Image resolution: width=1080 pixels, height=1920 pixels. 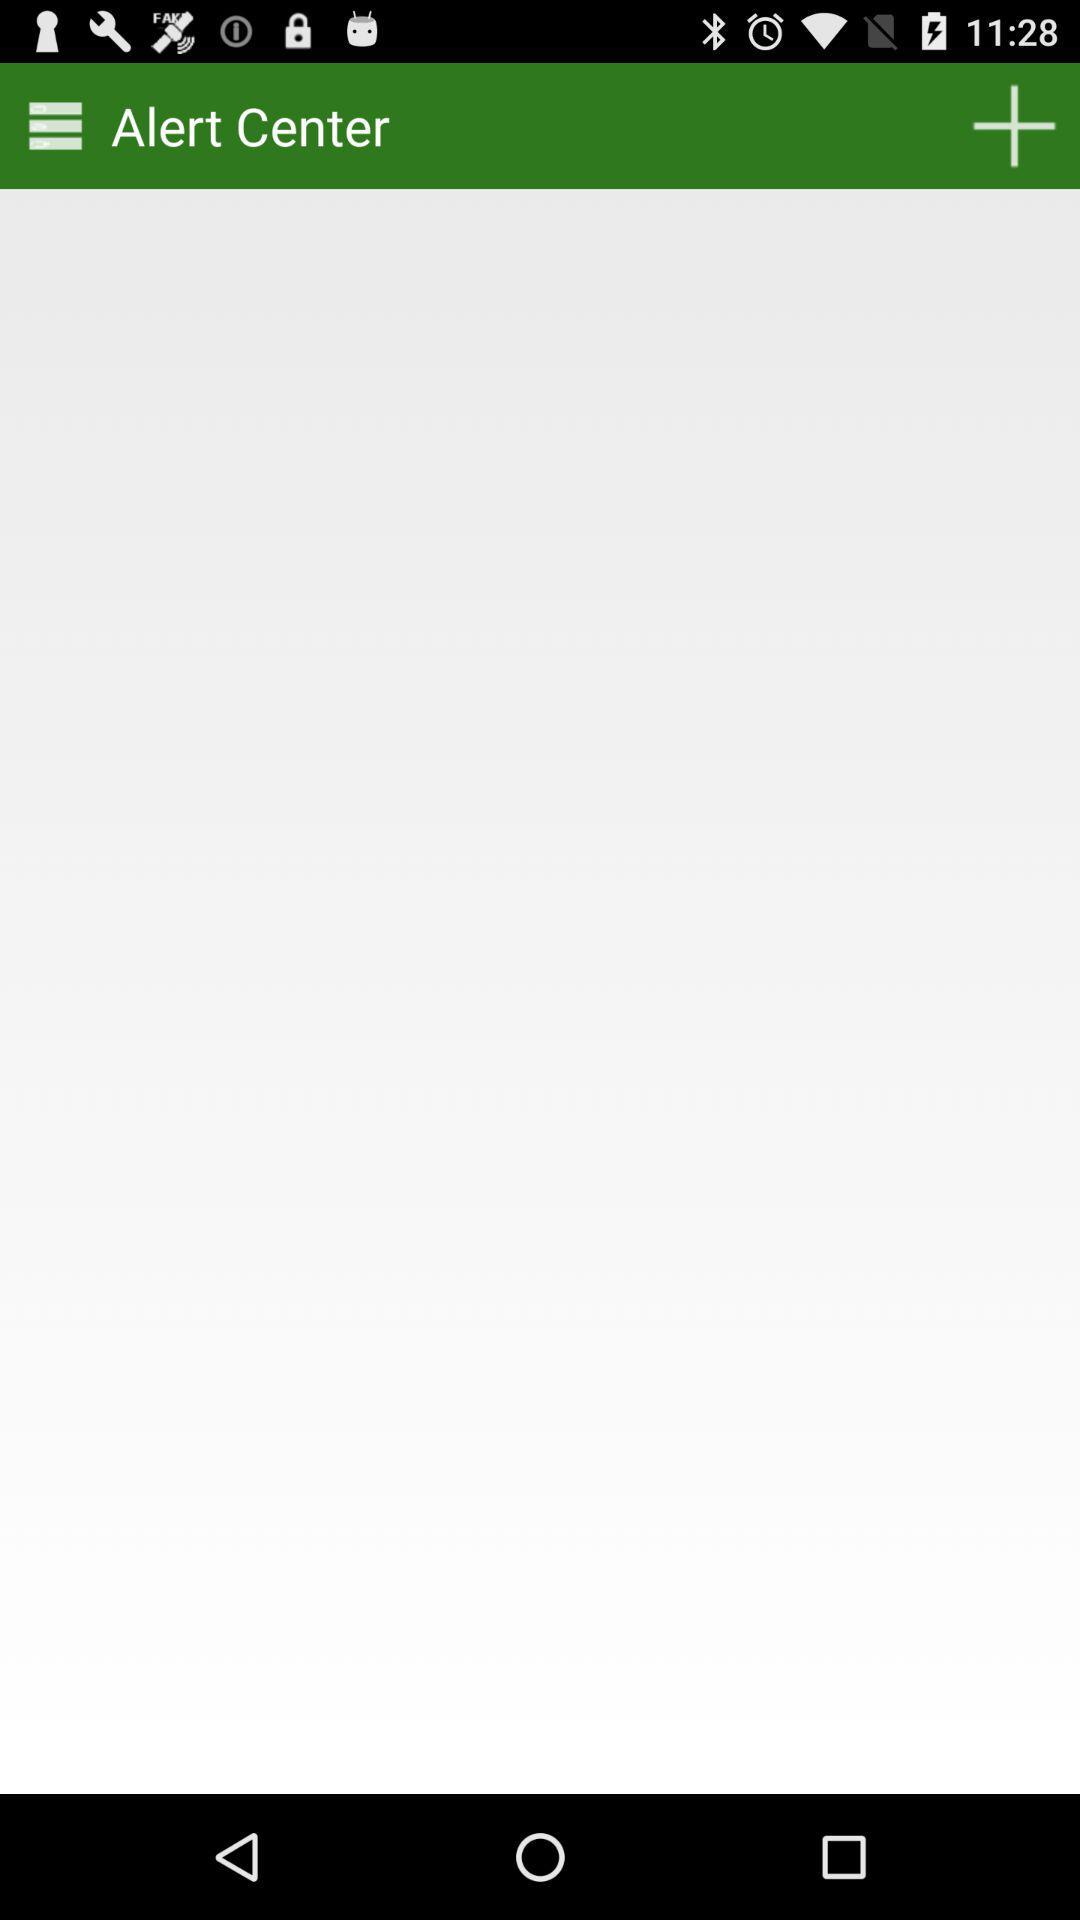 What do you see at coordinates (1014, 124) in the screenshot?
I see `button` at bounding box center [1014, 124].